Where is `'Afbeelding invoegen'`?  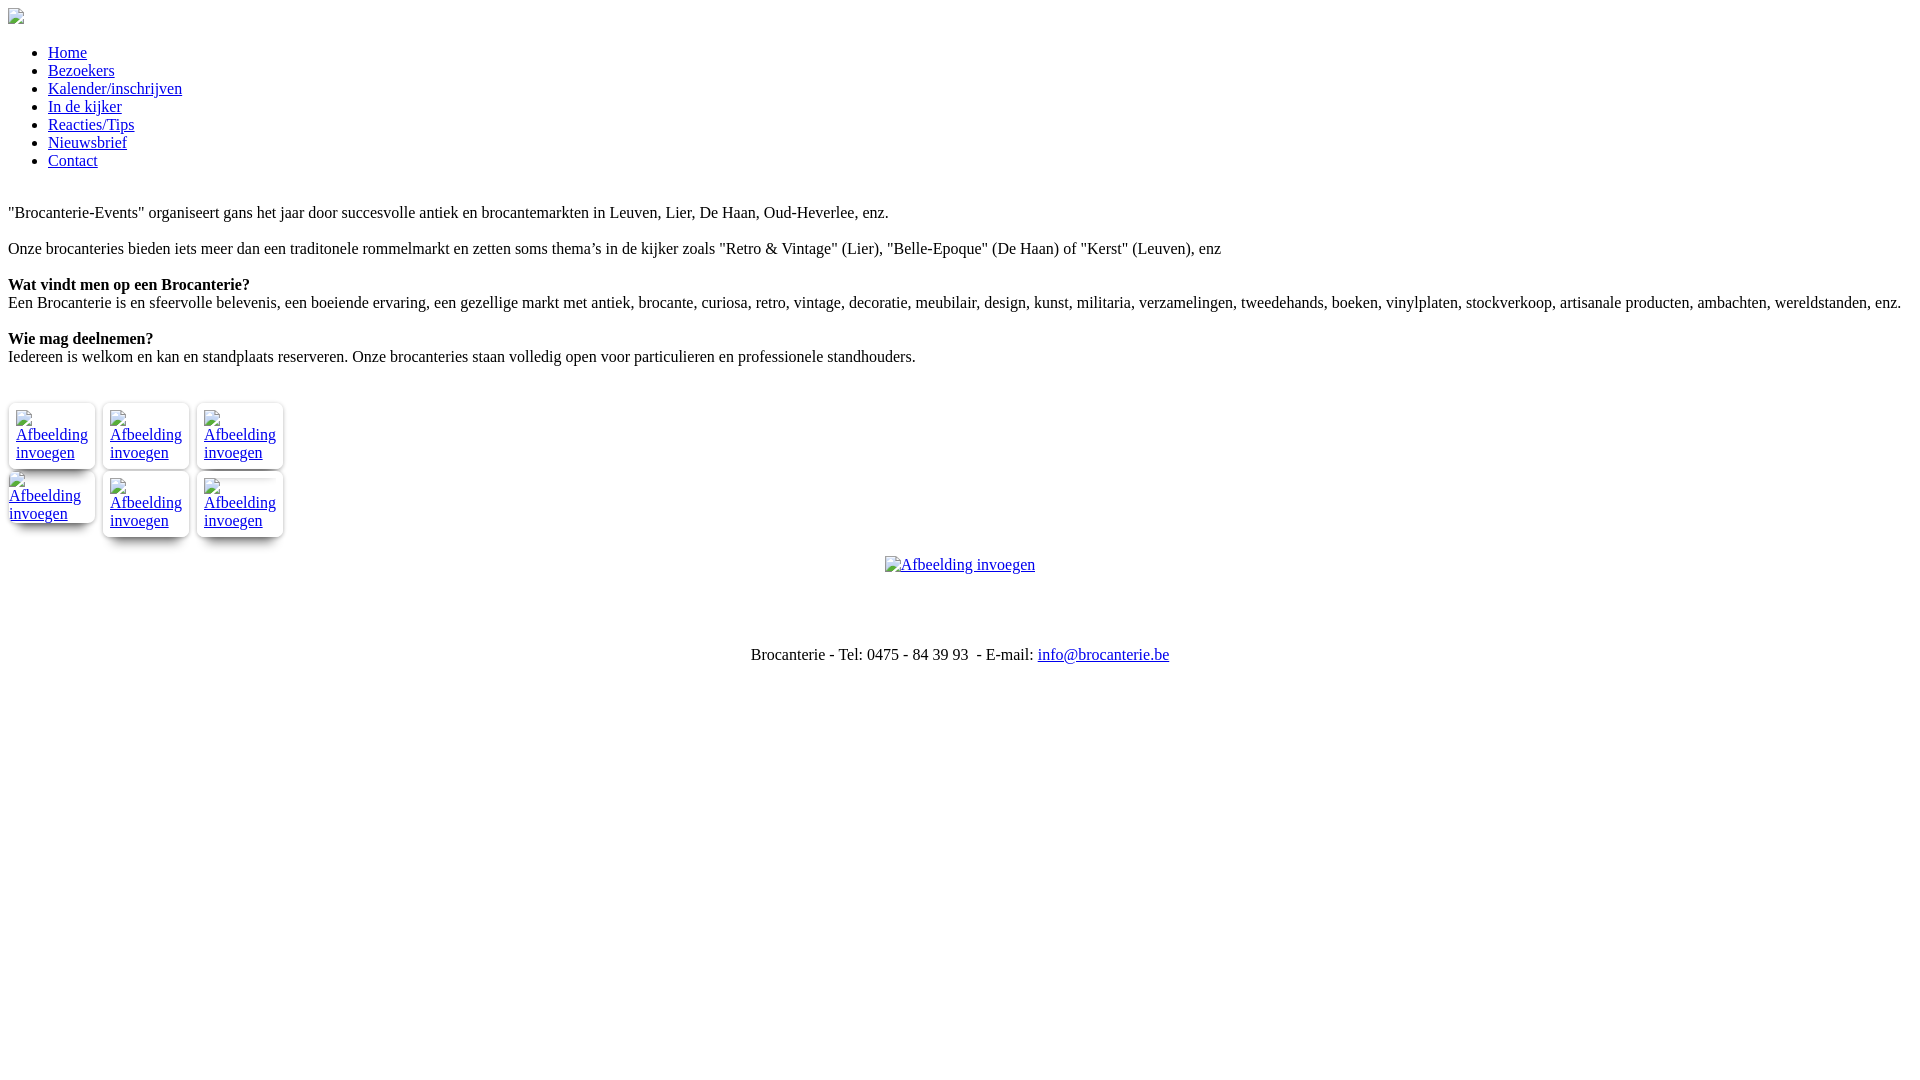
'Afbeelding invoegen' is located at coordinates (52, 452).